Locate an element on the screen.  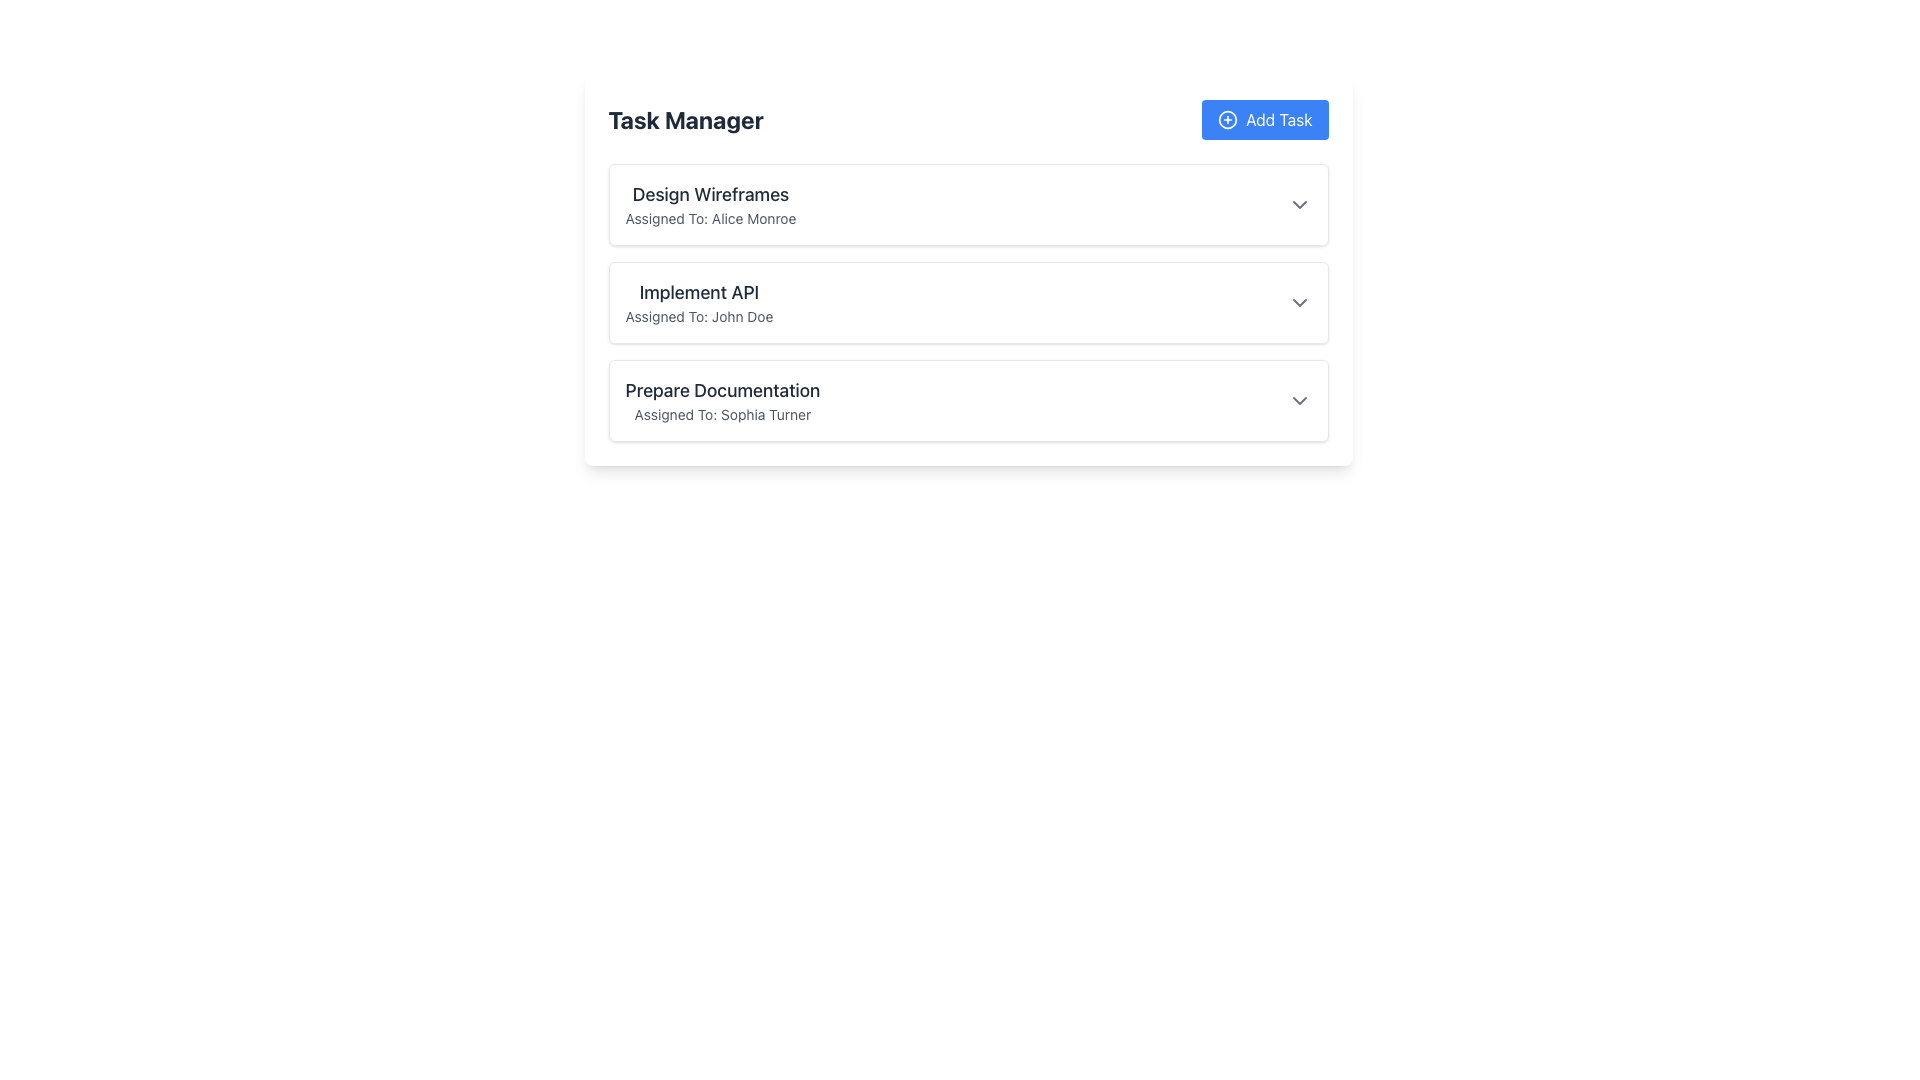
the 'Design Wireframes' text block element is located at coordinates (710, 204).